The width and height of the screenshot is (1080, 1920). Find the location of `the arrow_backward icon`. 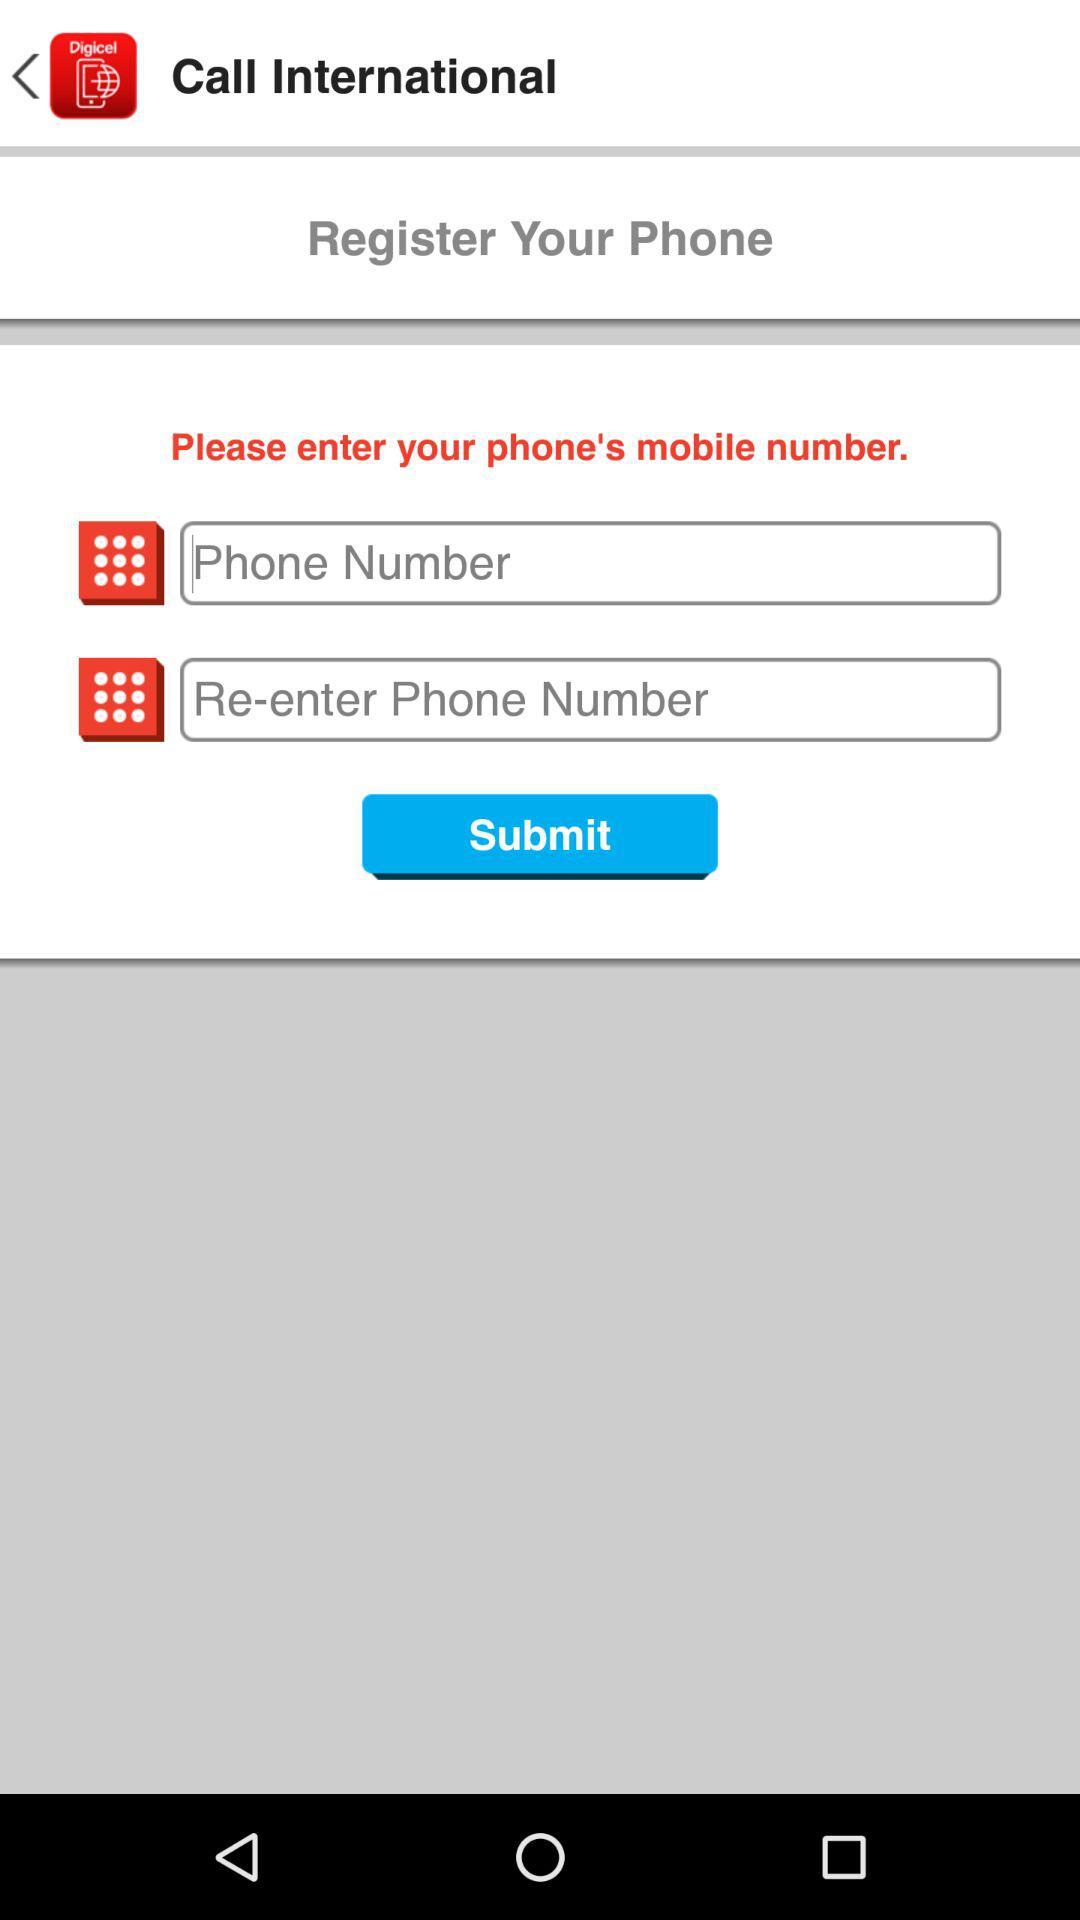

the arrow_backward icon is located at coordinates (71, 80).